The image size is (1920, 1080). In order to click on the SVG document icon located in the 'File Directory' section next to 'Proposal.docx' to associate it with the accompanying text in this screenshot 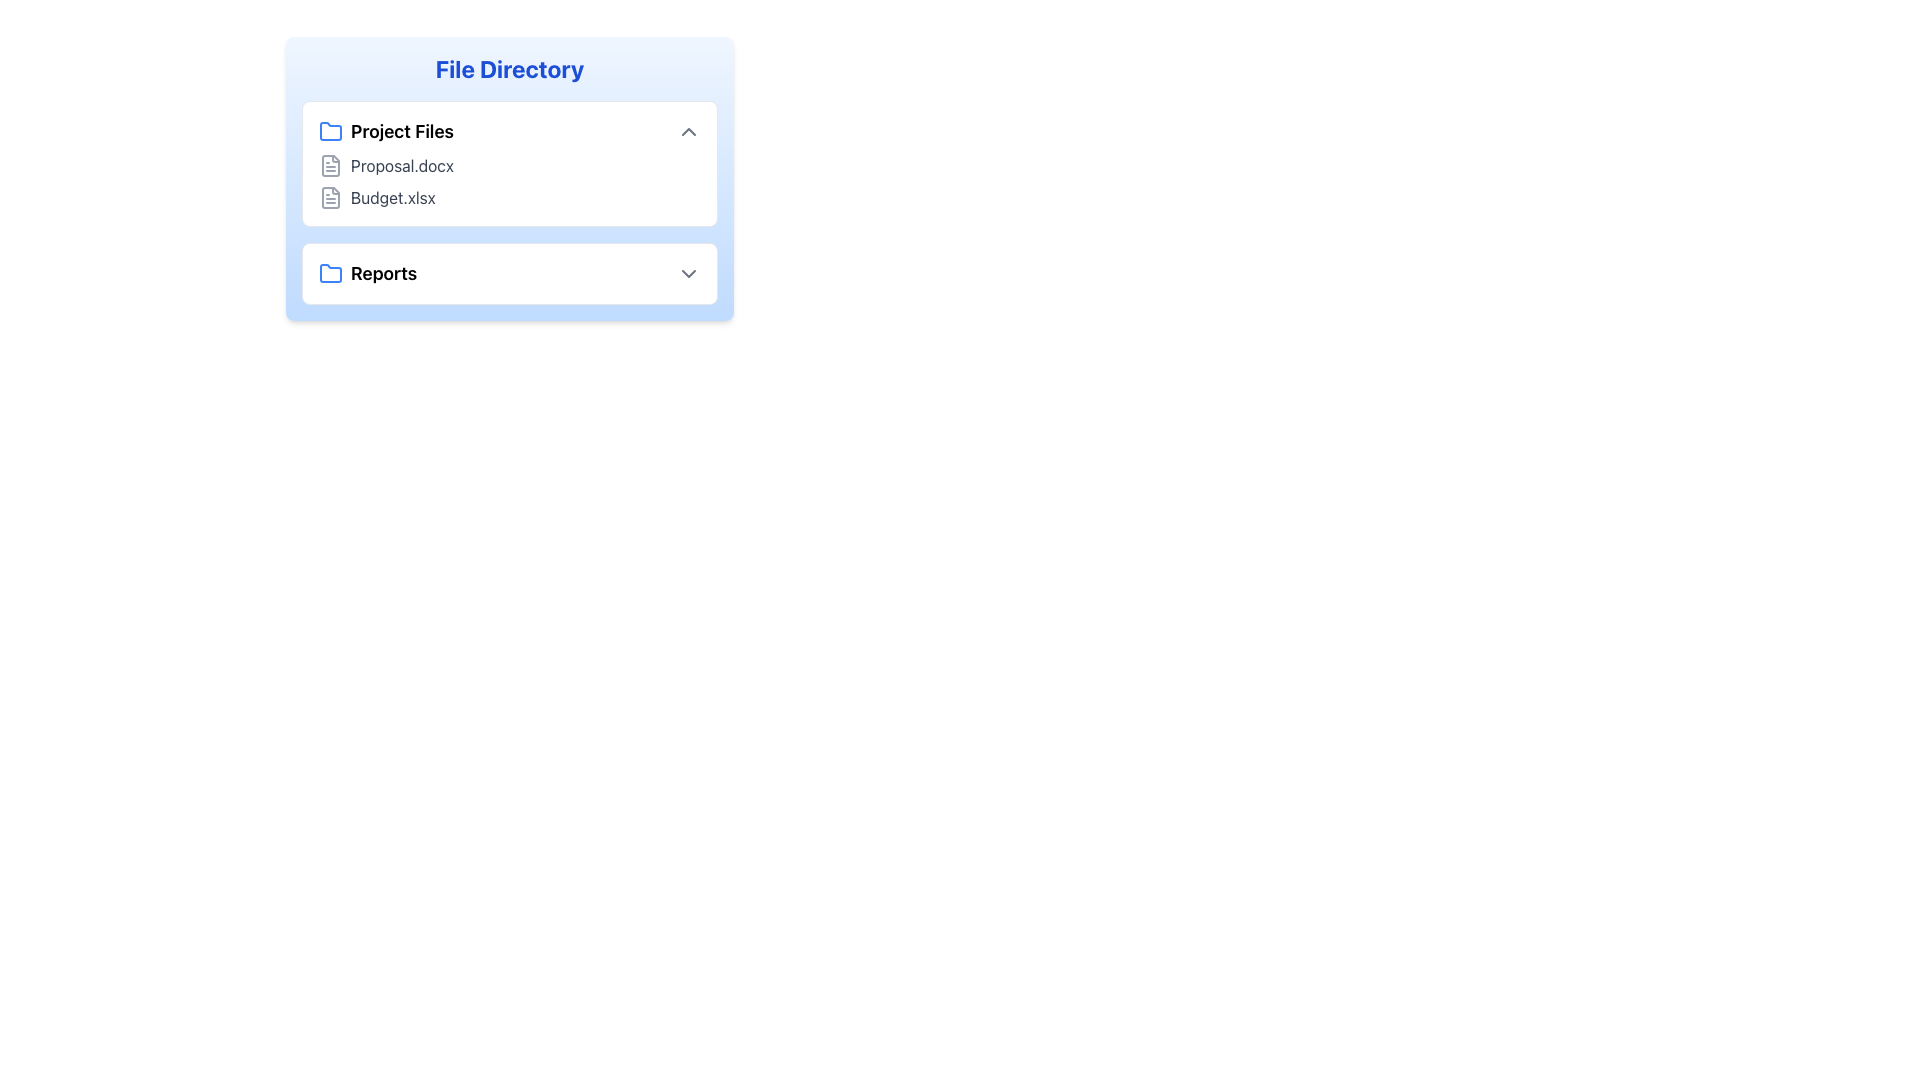, I will do `click(331, 164)`.